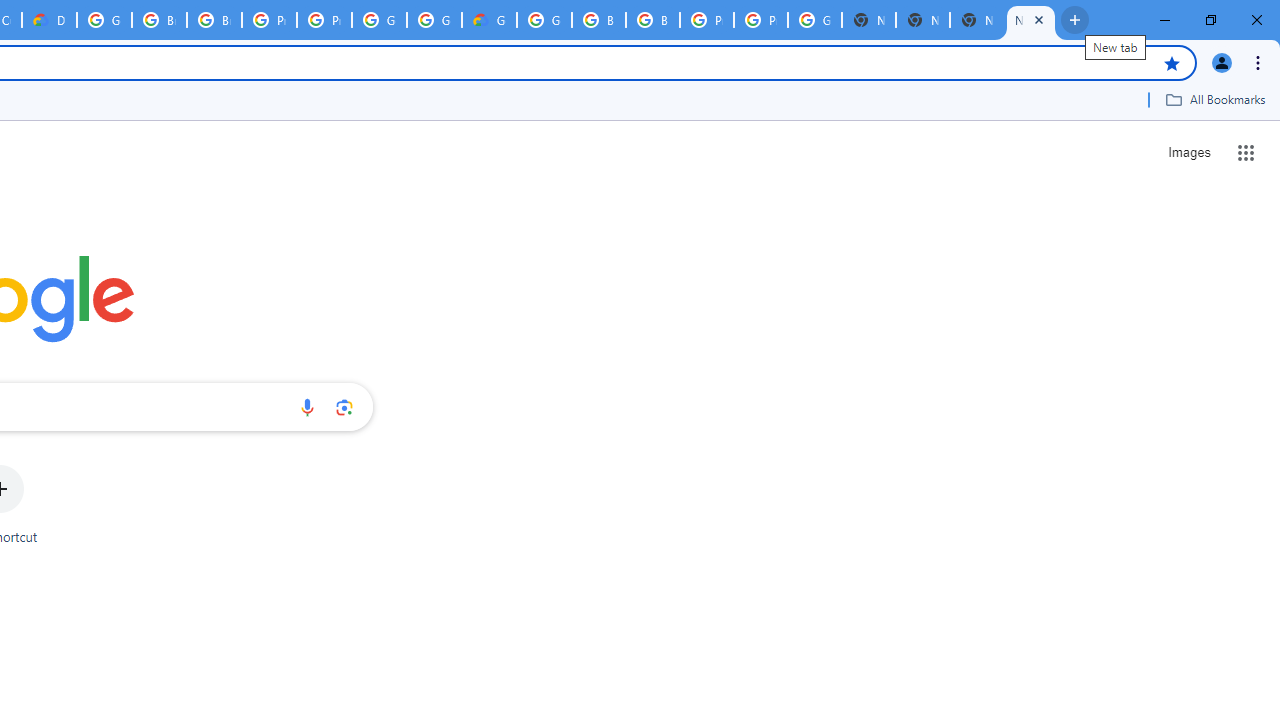  I want to click on 'Browse Chrome as a guest - Computer - Google Chrome Help', so click(158, 20).